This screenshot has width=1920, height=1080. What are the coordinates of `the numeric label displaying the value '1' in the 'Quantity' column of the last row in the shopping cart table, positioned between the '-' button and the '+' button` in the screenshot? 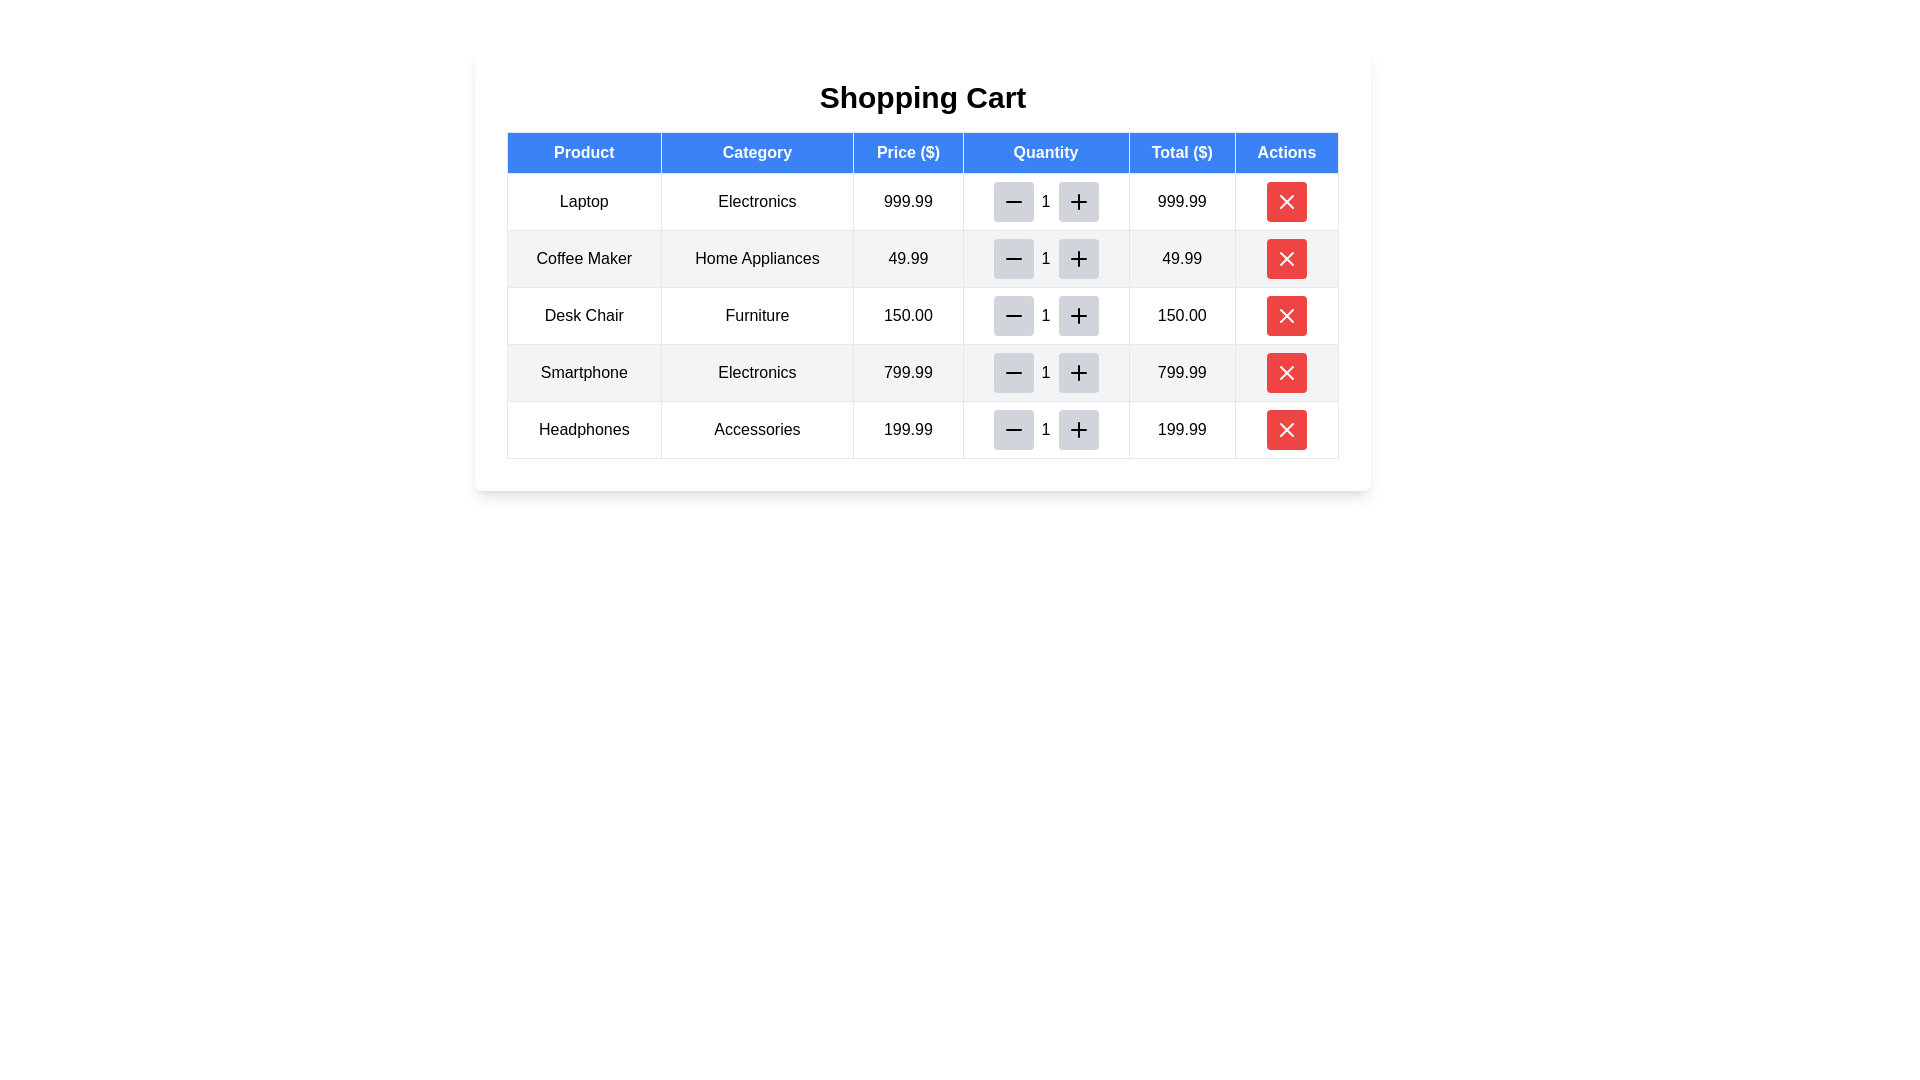 It's located at (1045, 428).